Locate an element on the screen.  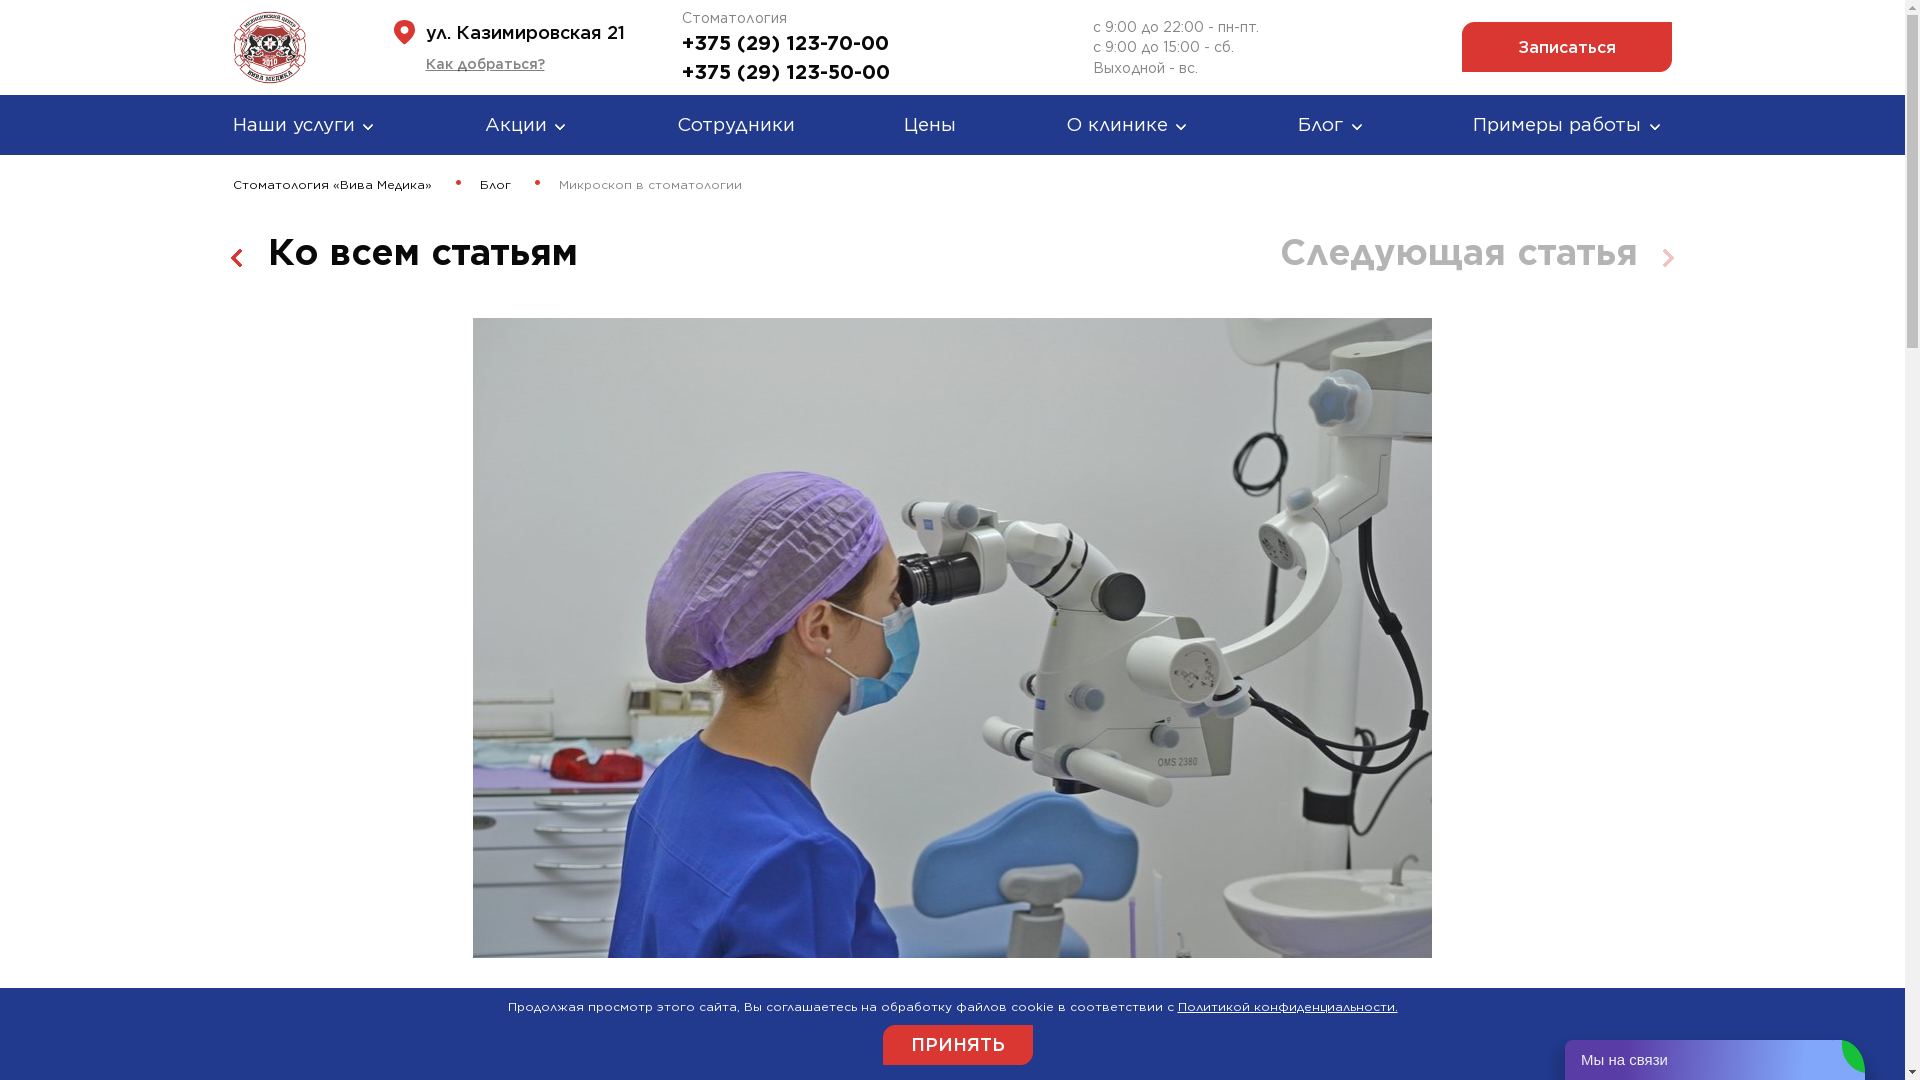
'+375 (29) 123-50-00' is located at coordinates (785, 71).